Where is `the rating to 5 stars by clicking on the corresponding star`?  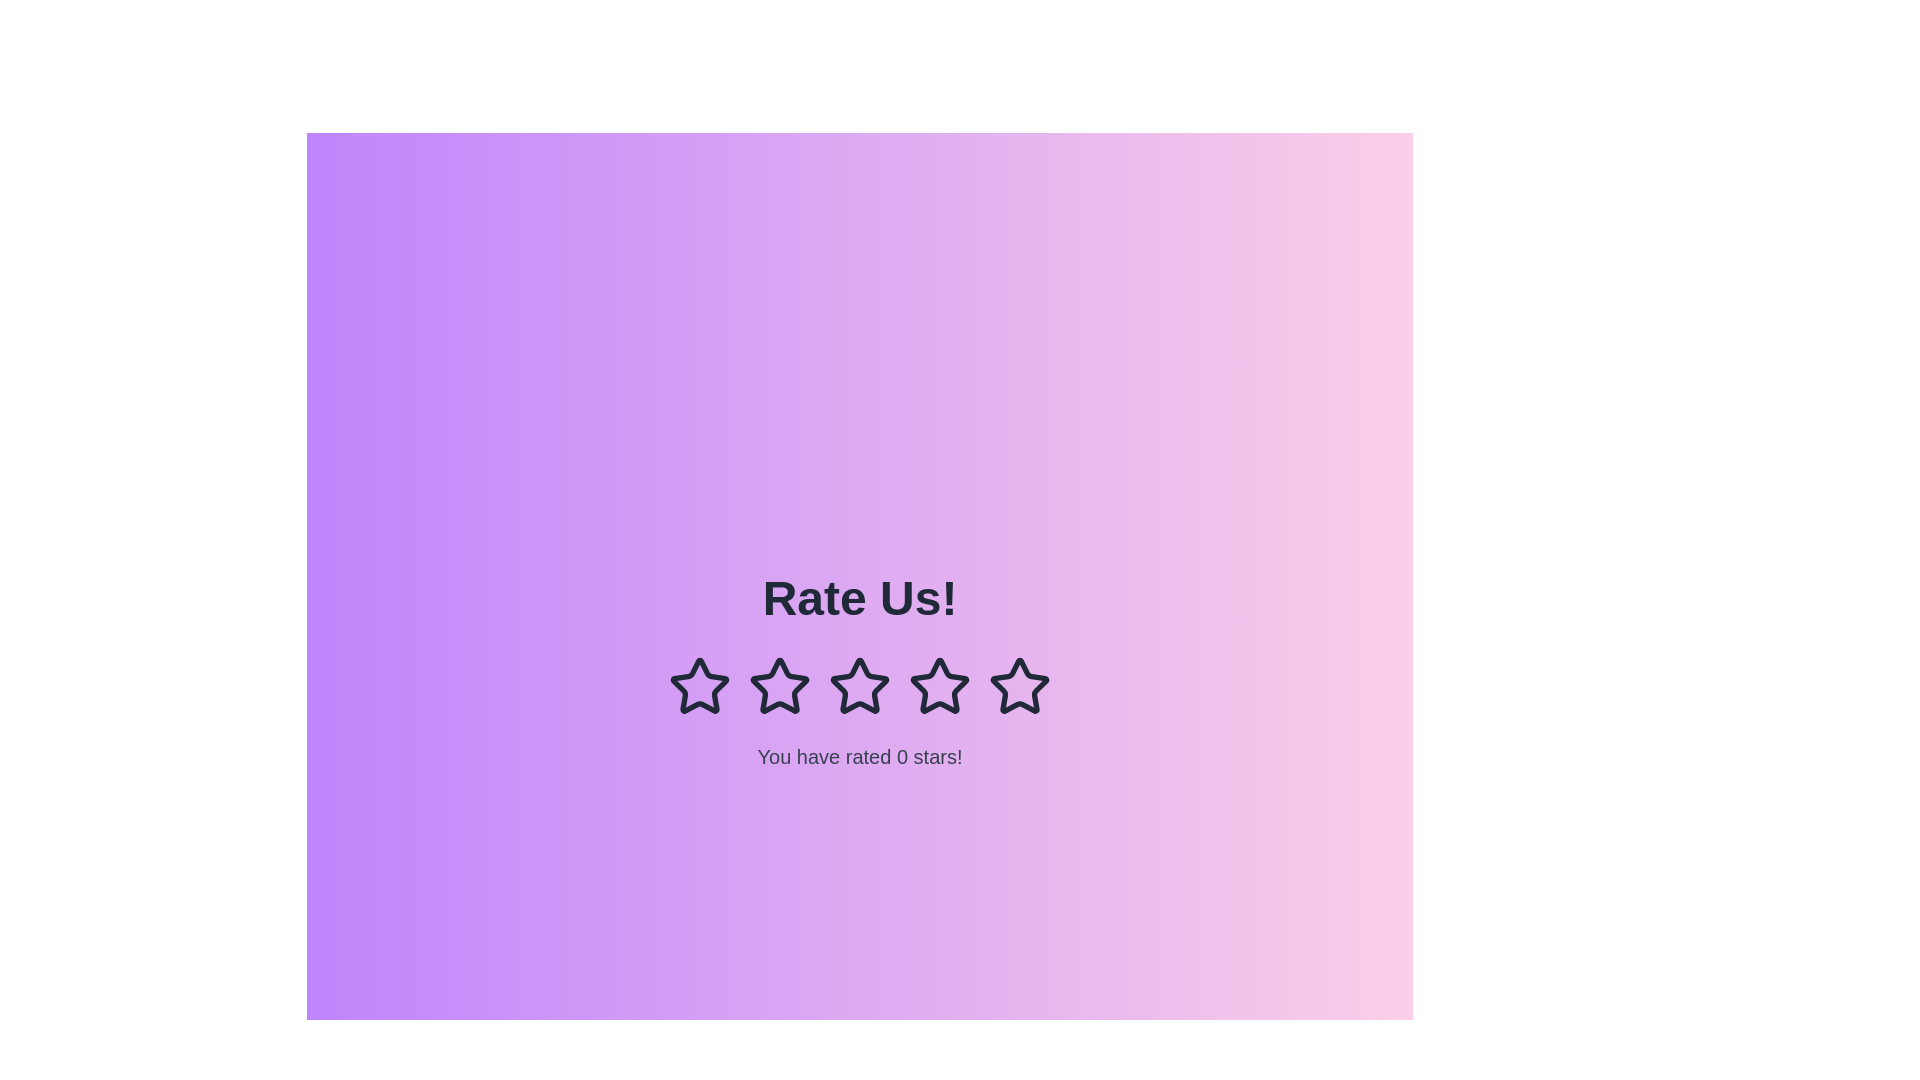 the rating to 5 stars by clicking on the corresponding star is located at coordinates (1019, 685).